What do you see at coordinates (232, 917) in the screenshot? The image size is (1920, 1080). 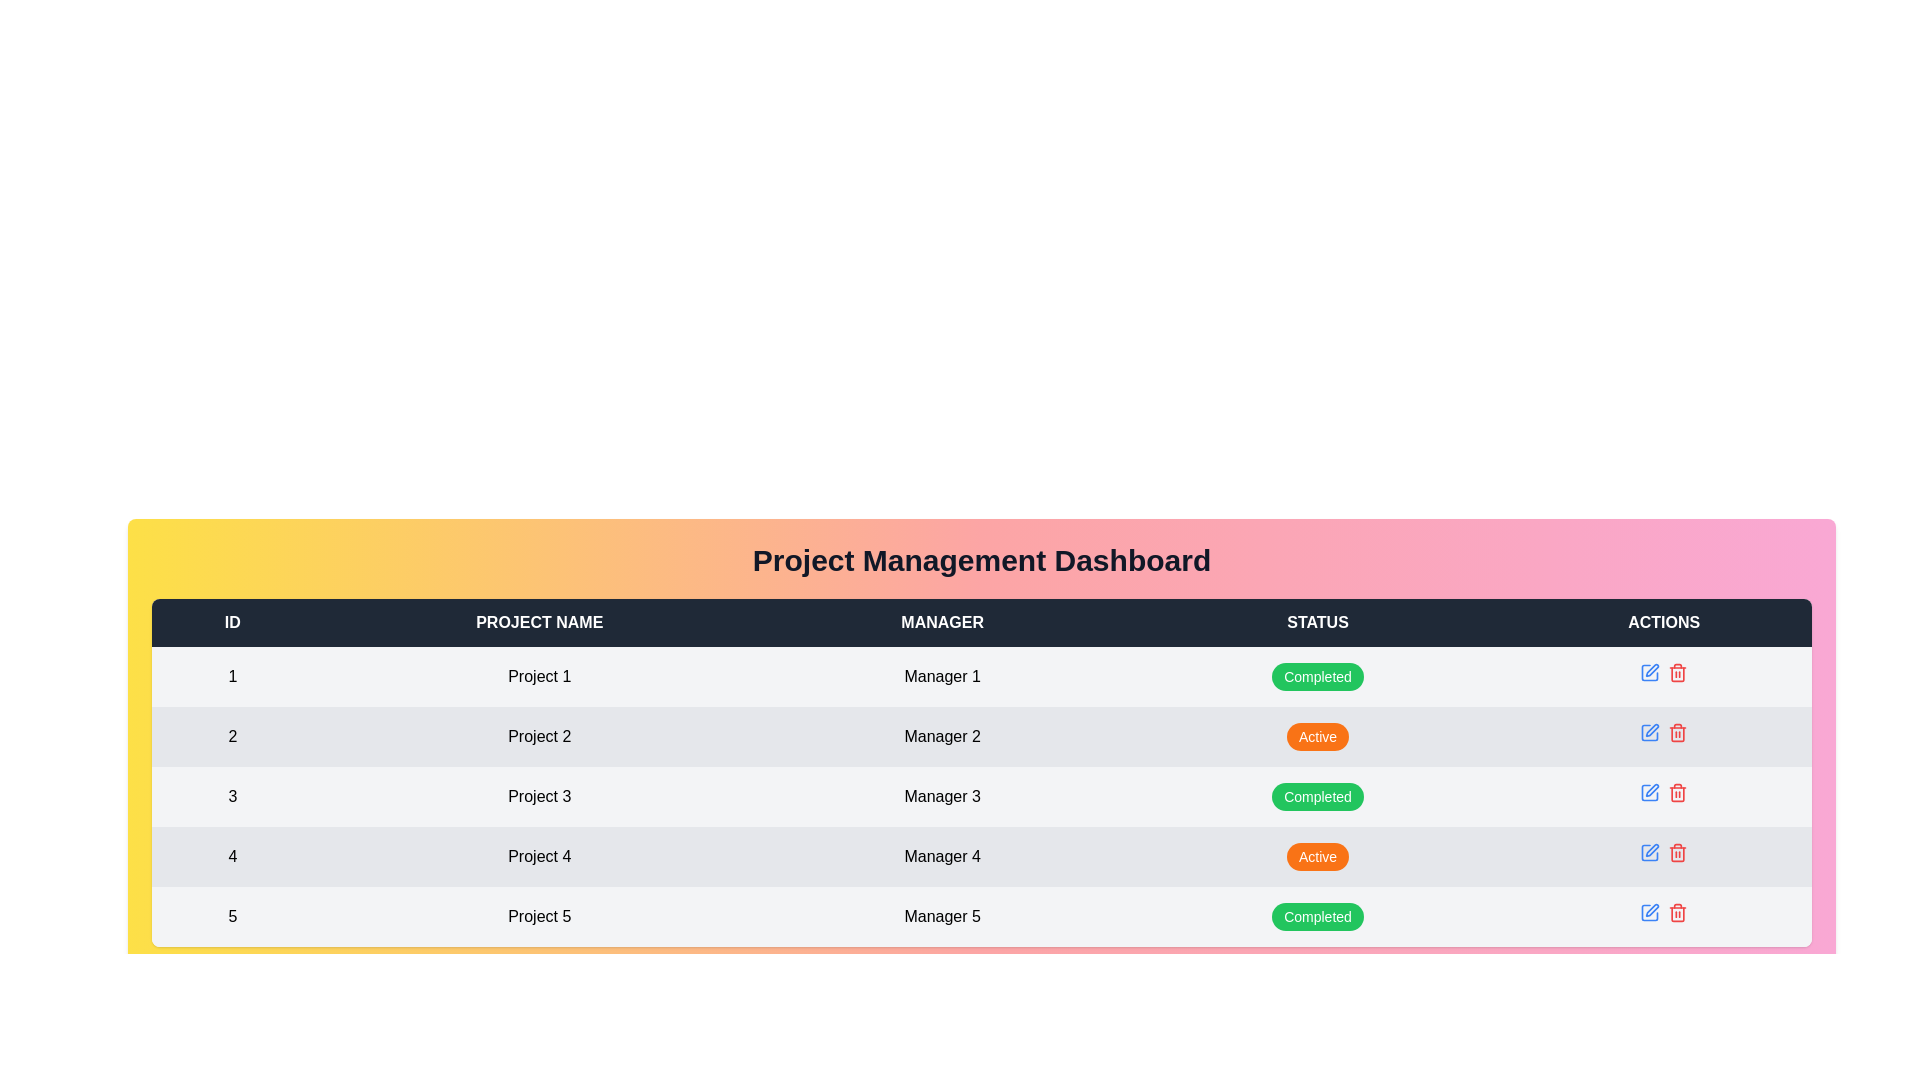 I see `the Text display representing the unique identifier for the fifth row of the table in the 'ID' column, which corresponds to 'Project 5'` at bounding box center [232, 917].